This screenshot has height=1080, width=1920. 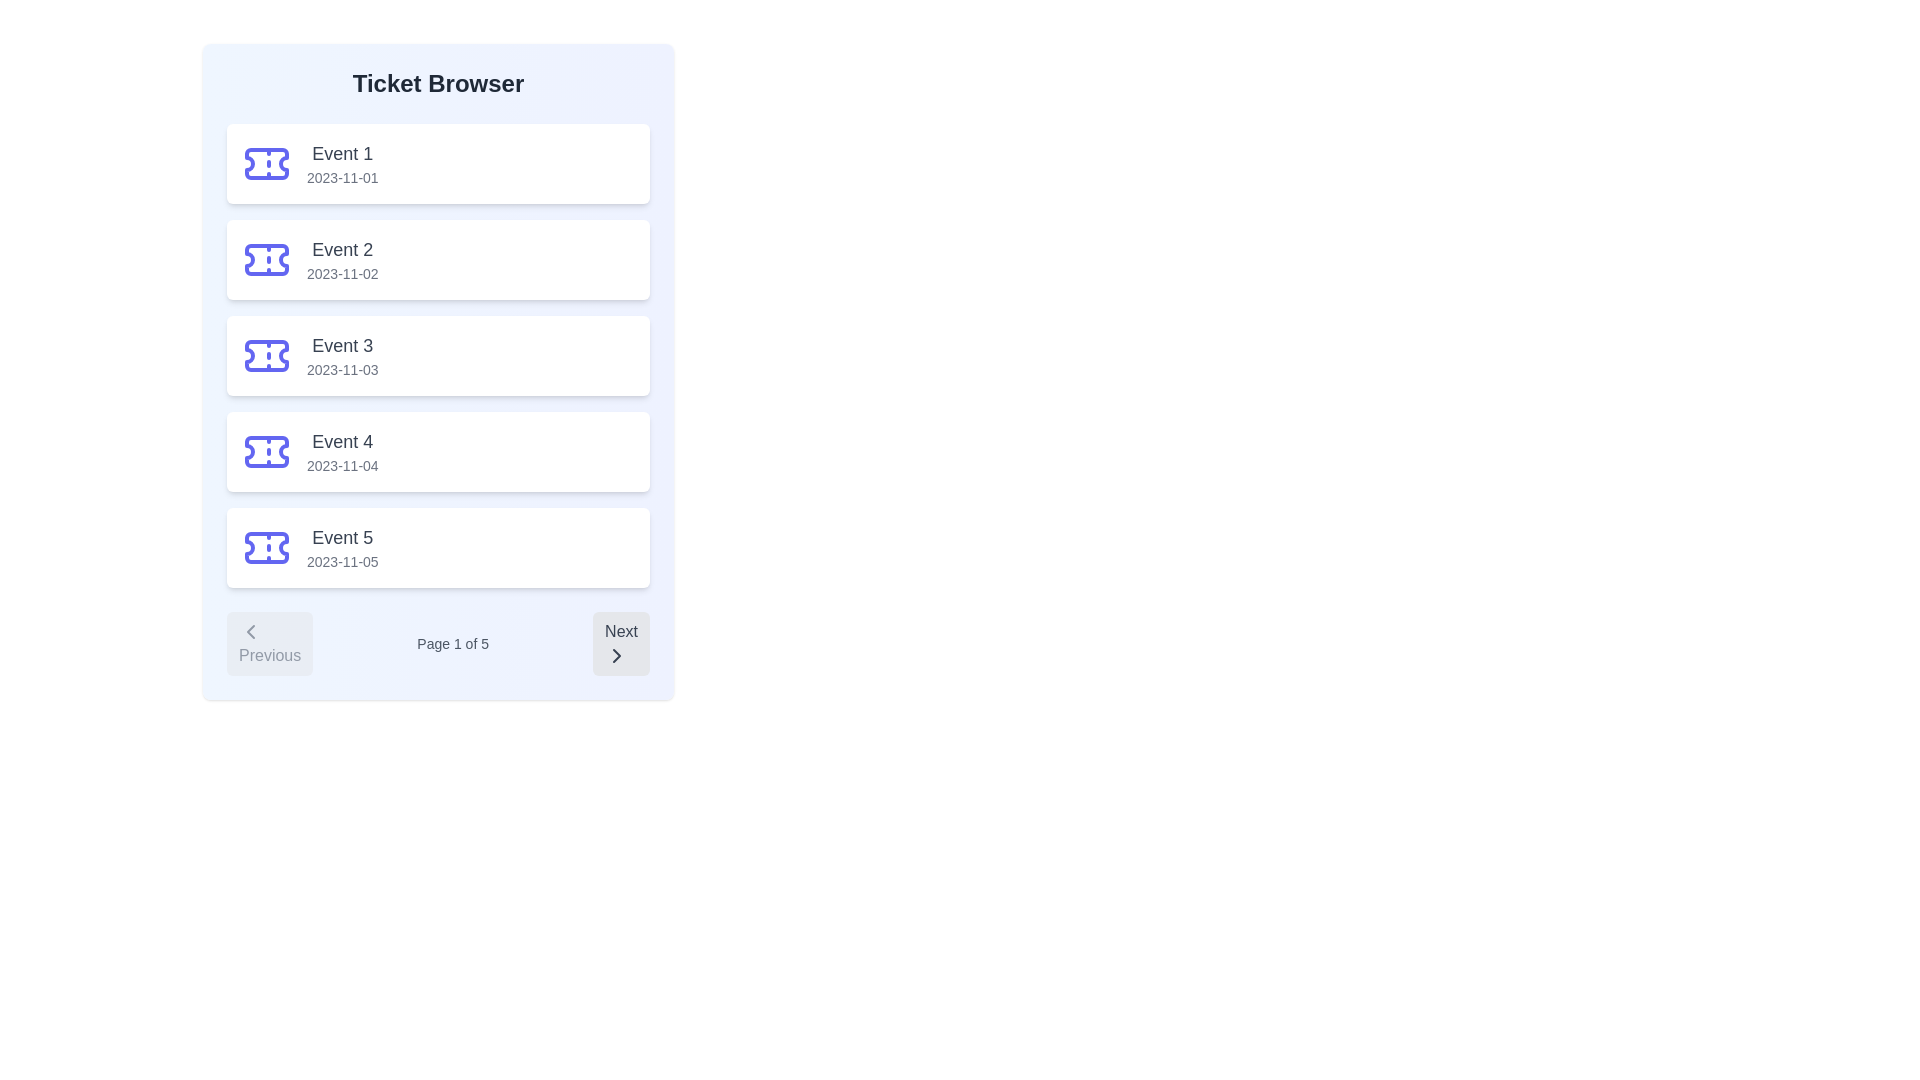 What do you see at coordinates (266, 258) in the screenshot?
I see `the ticket icon located at the left side of the 'Event 2' listing, which visually indicates the type of content related to tickets or events` at bounding box center [266, 258].